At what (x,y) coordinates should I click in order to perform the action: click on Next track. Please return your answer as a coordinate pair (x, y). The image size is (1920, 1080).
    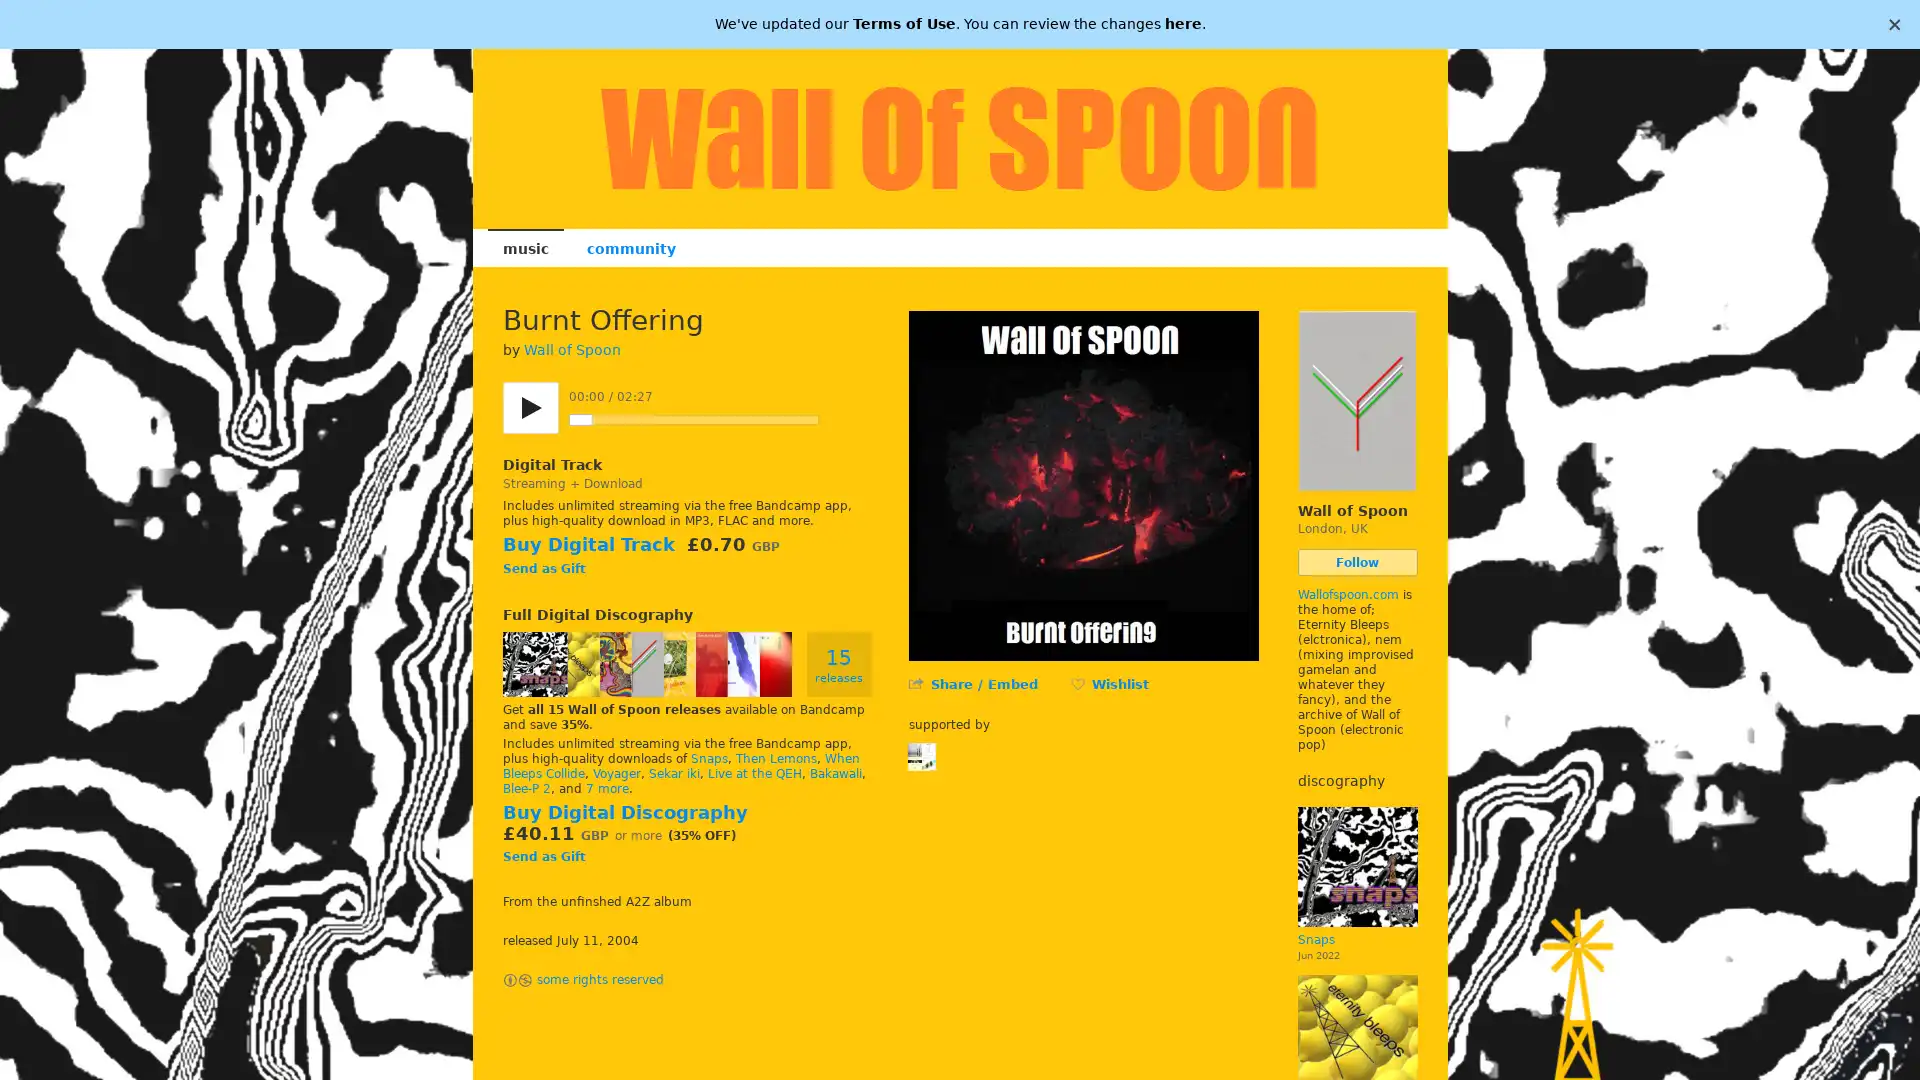
    Looking at the image, I should click on (868, 419).